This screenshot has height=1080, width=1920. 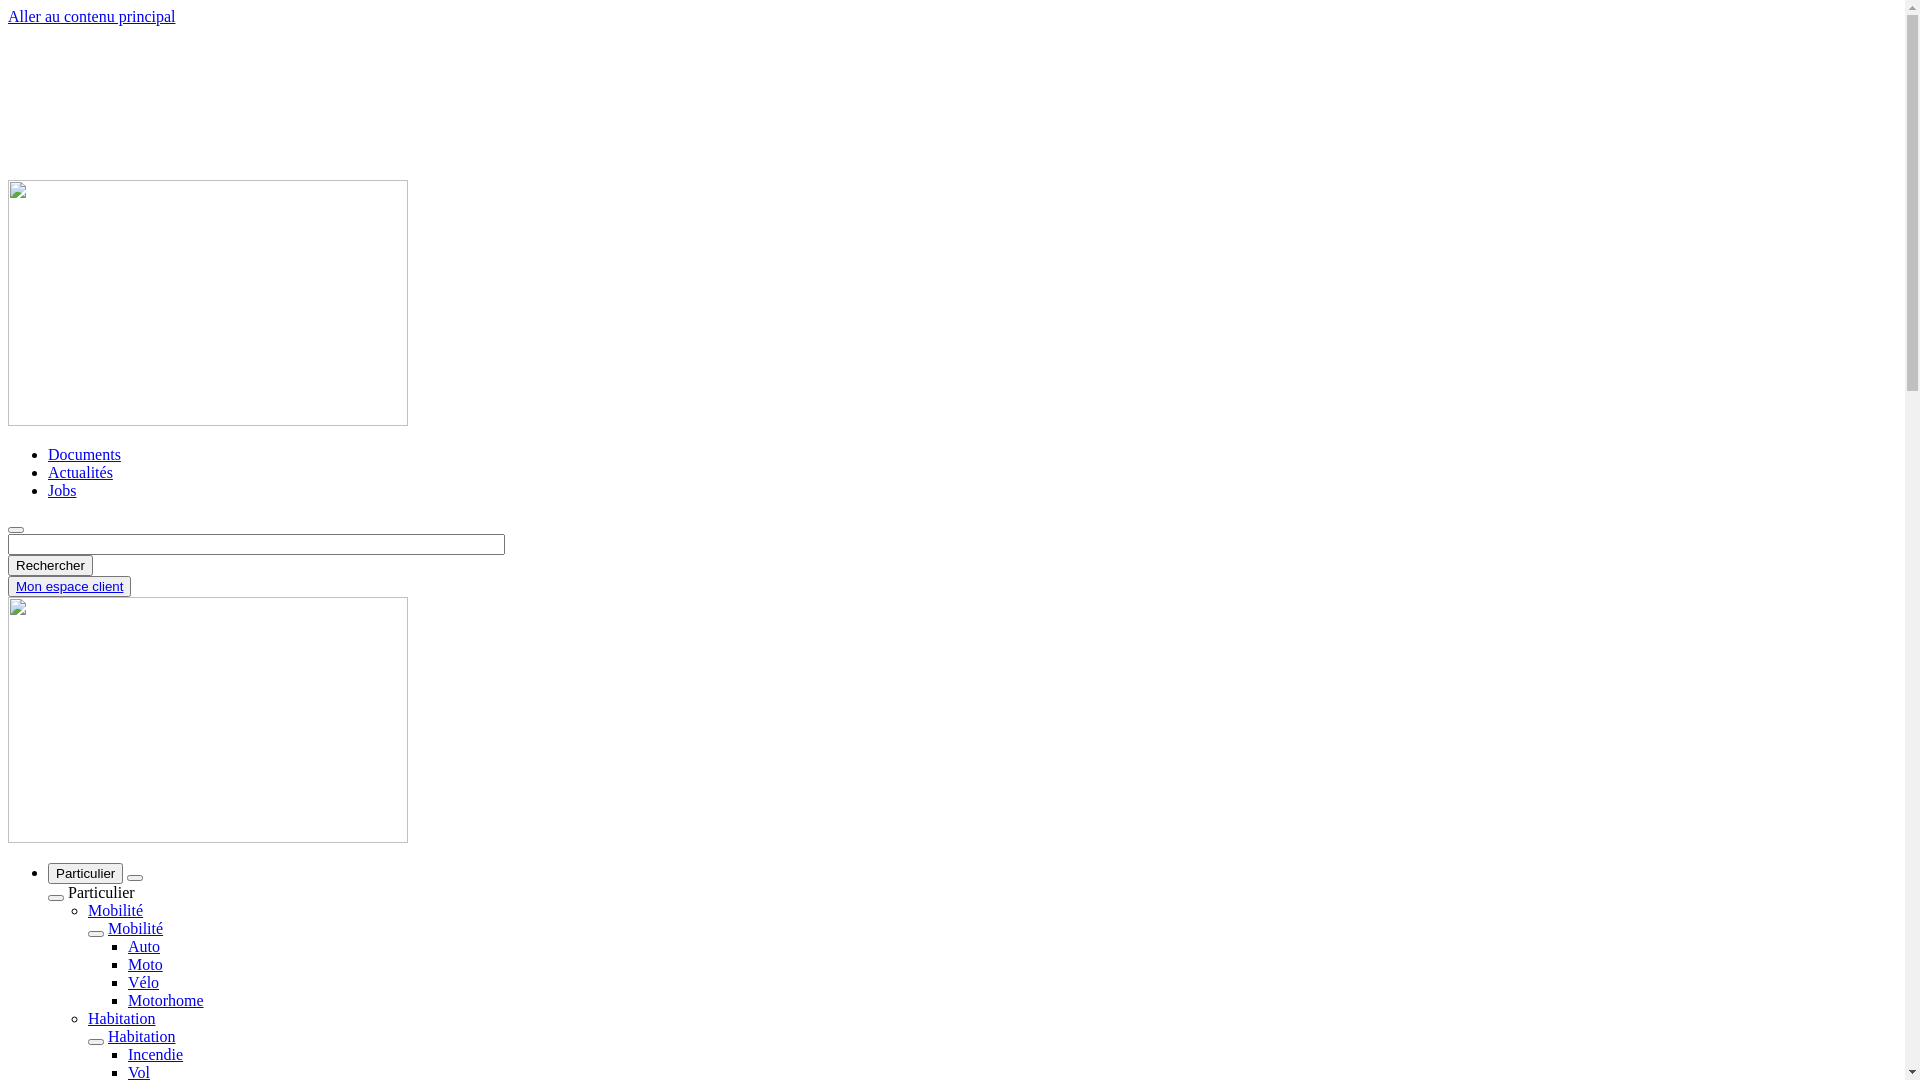 What do you see at coordinates (83, 454) in the screenshot?
I see `'Documents'` at bounding box center [83, 454].